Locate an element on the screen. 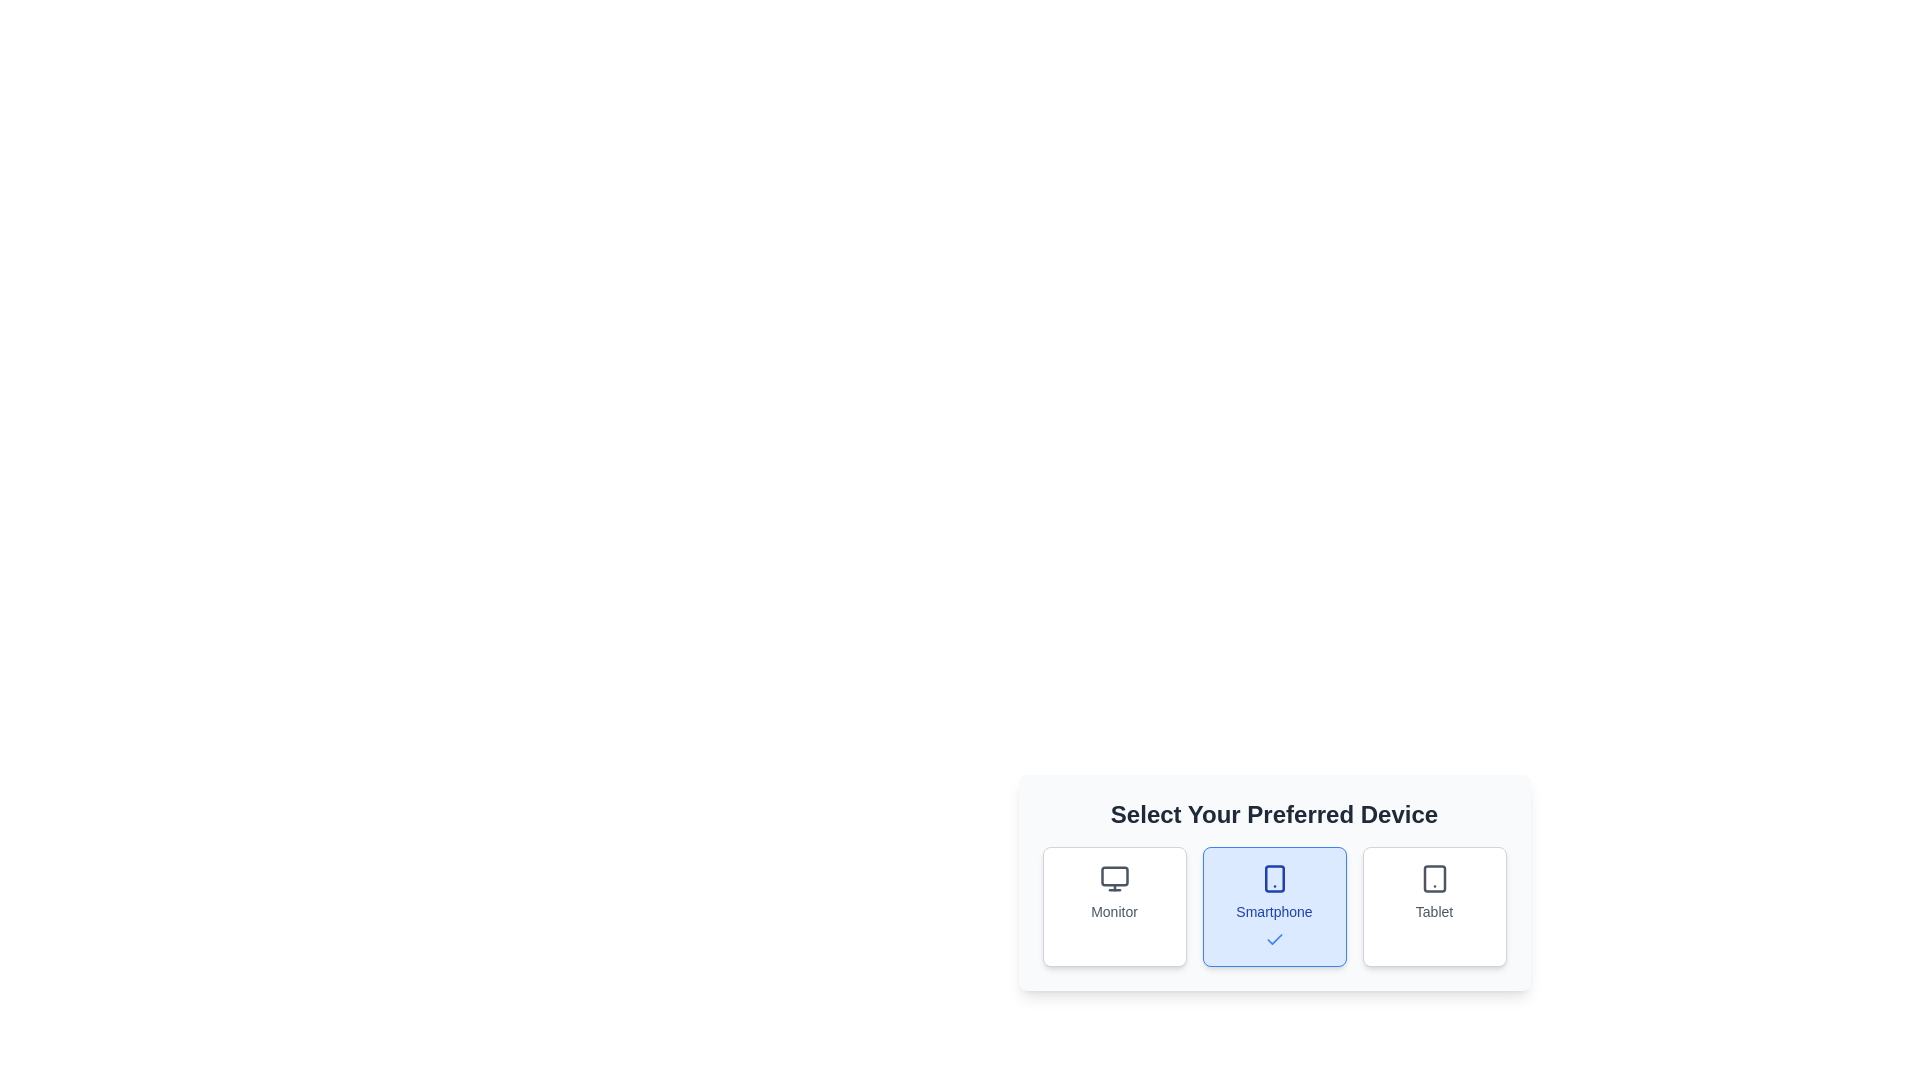 The width and height of the screenshot is (1920, 1080). the tablet device icon located below the text 'Select Your Preferred Device', which is the third button in the row of icon buttons is located at coordinates (1433, 878).